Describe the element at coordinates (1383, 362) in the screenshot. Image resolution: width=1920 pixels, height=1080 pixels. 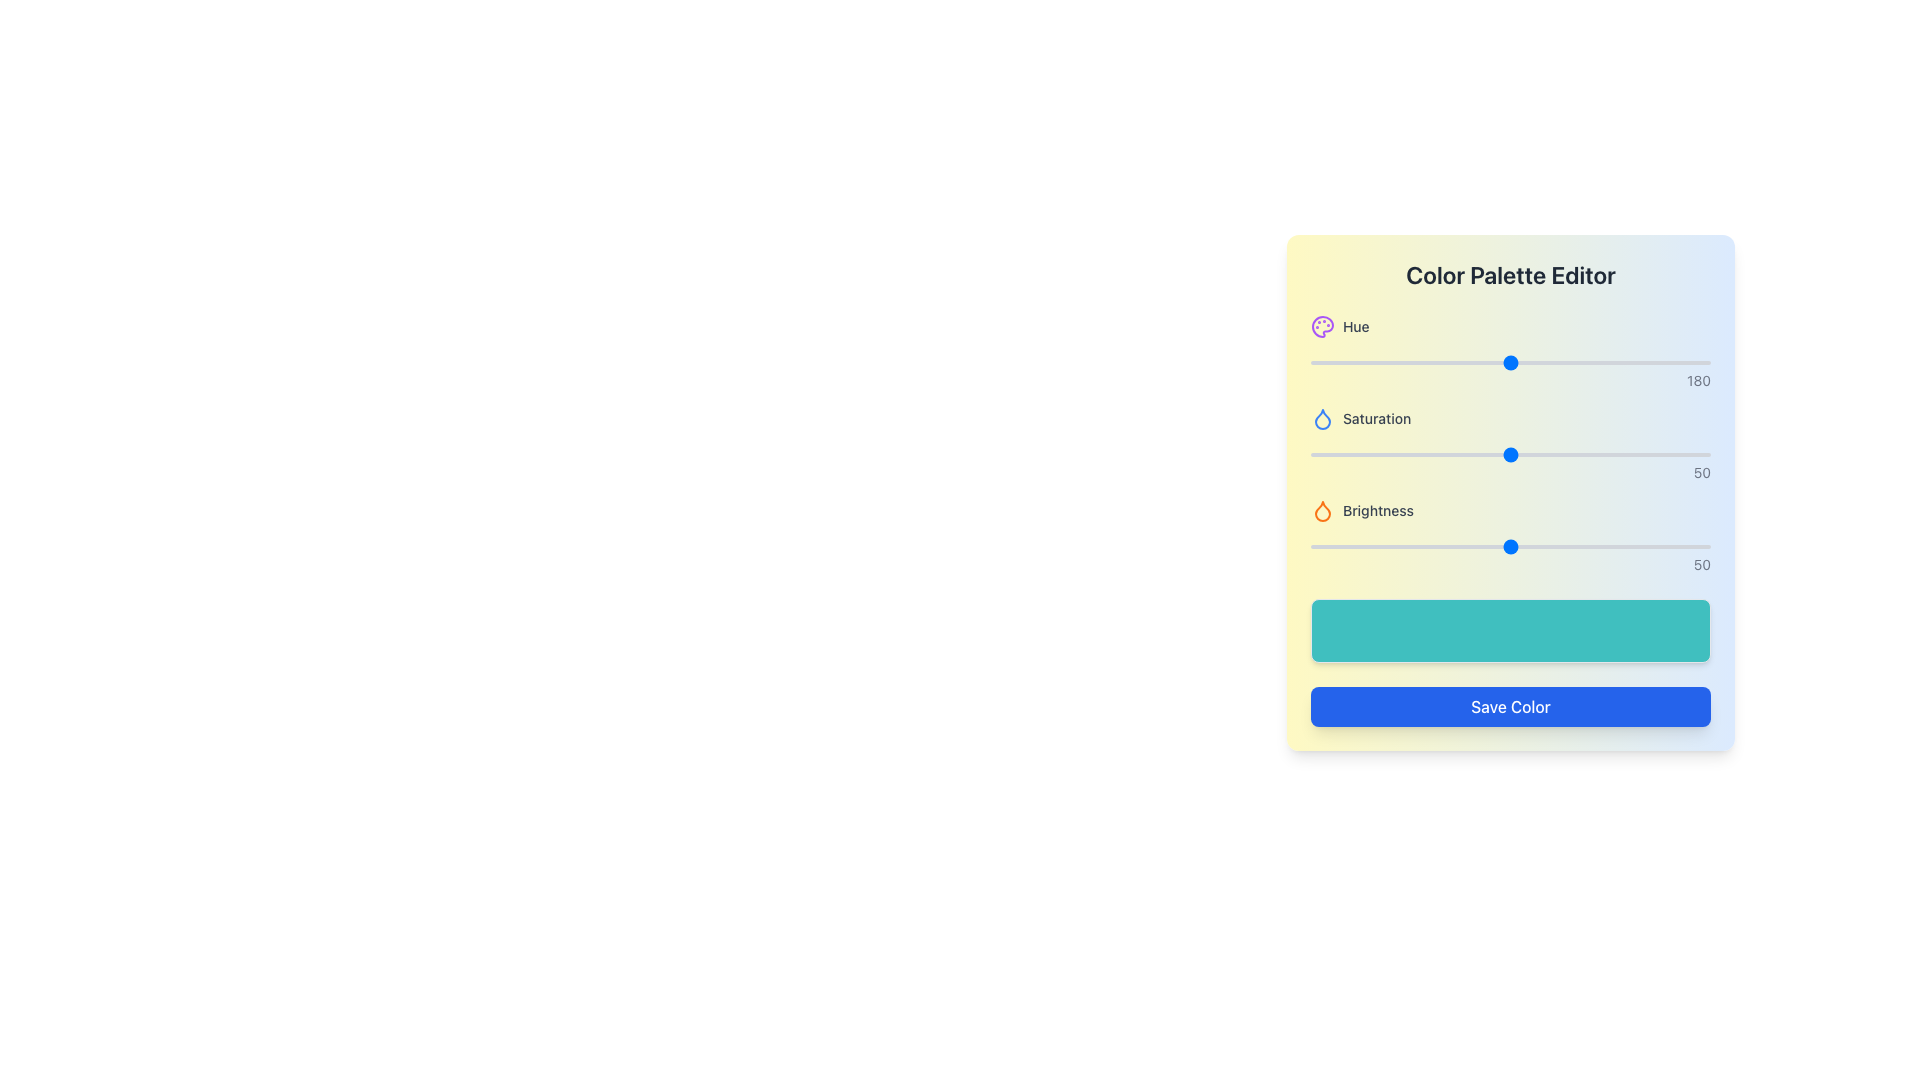
I see `the hue value` at that location.